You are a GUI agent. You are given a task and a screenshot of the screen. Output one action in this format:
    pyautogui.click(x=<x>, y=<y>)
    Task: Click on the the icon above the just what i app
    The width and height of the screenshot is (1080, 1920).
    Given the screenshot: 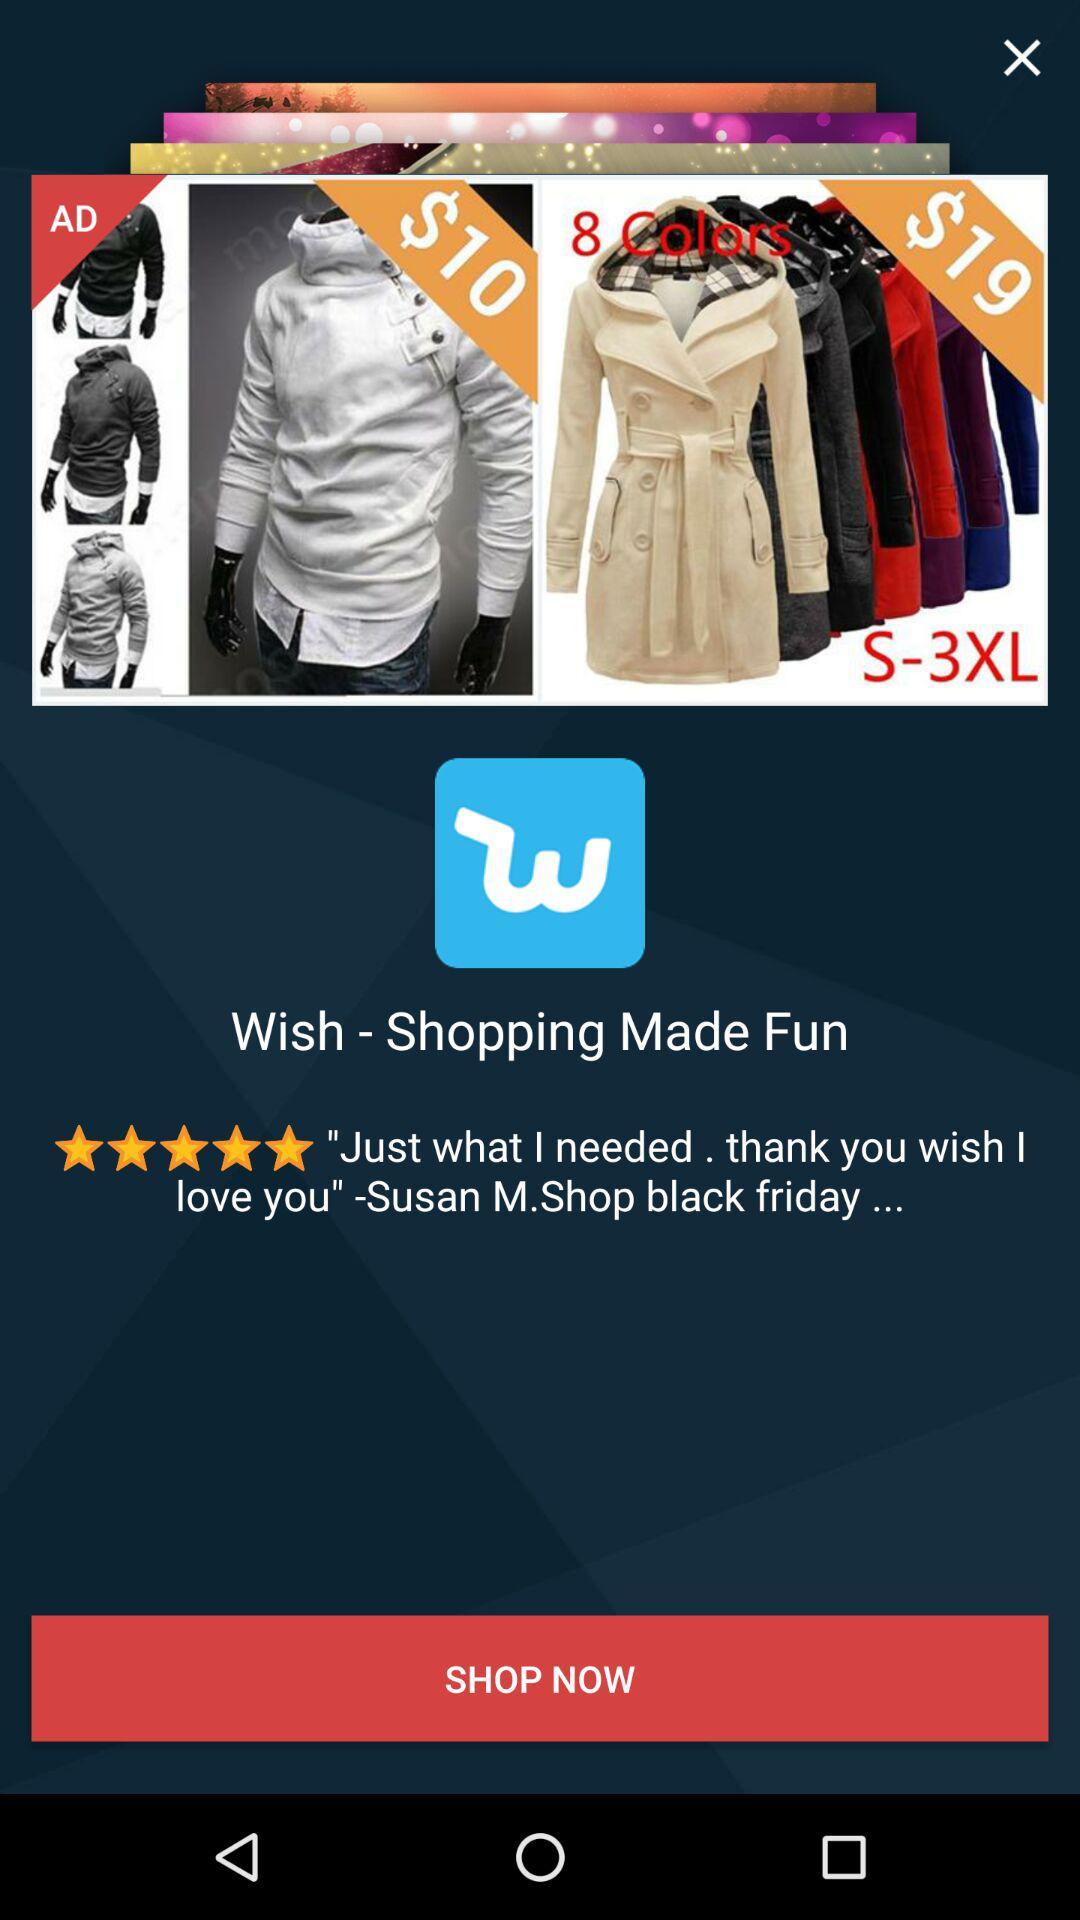 What is the action you would take?
    pyautogui.click(x=540, y=1029)
    